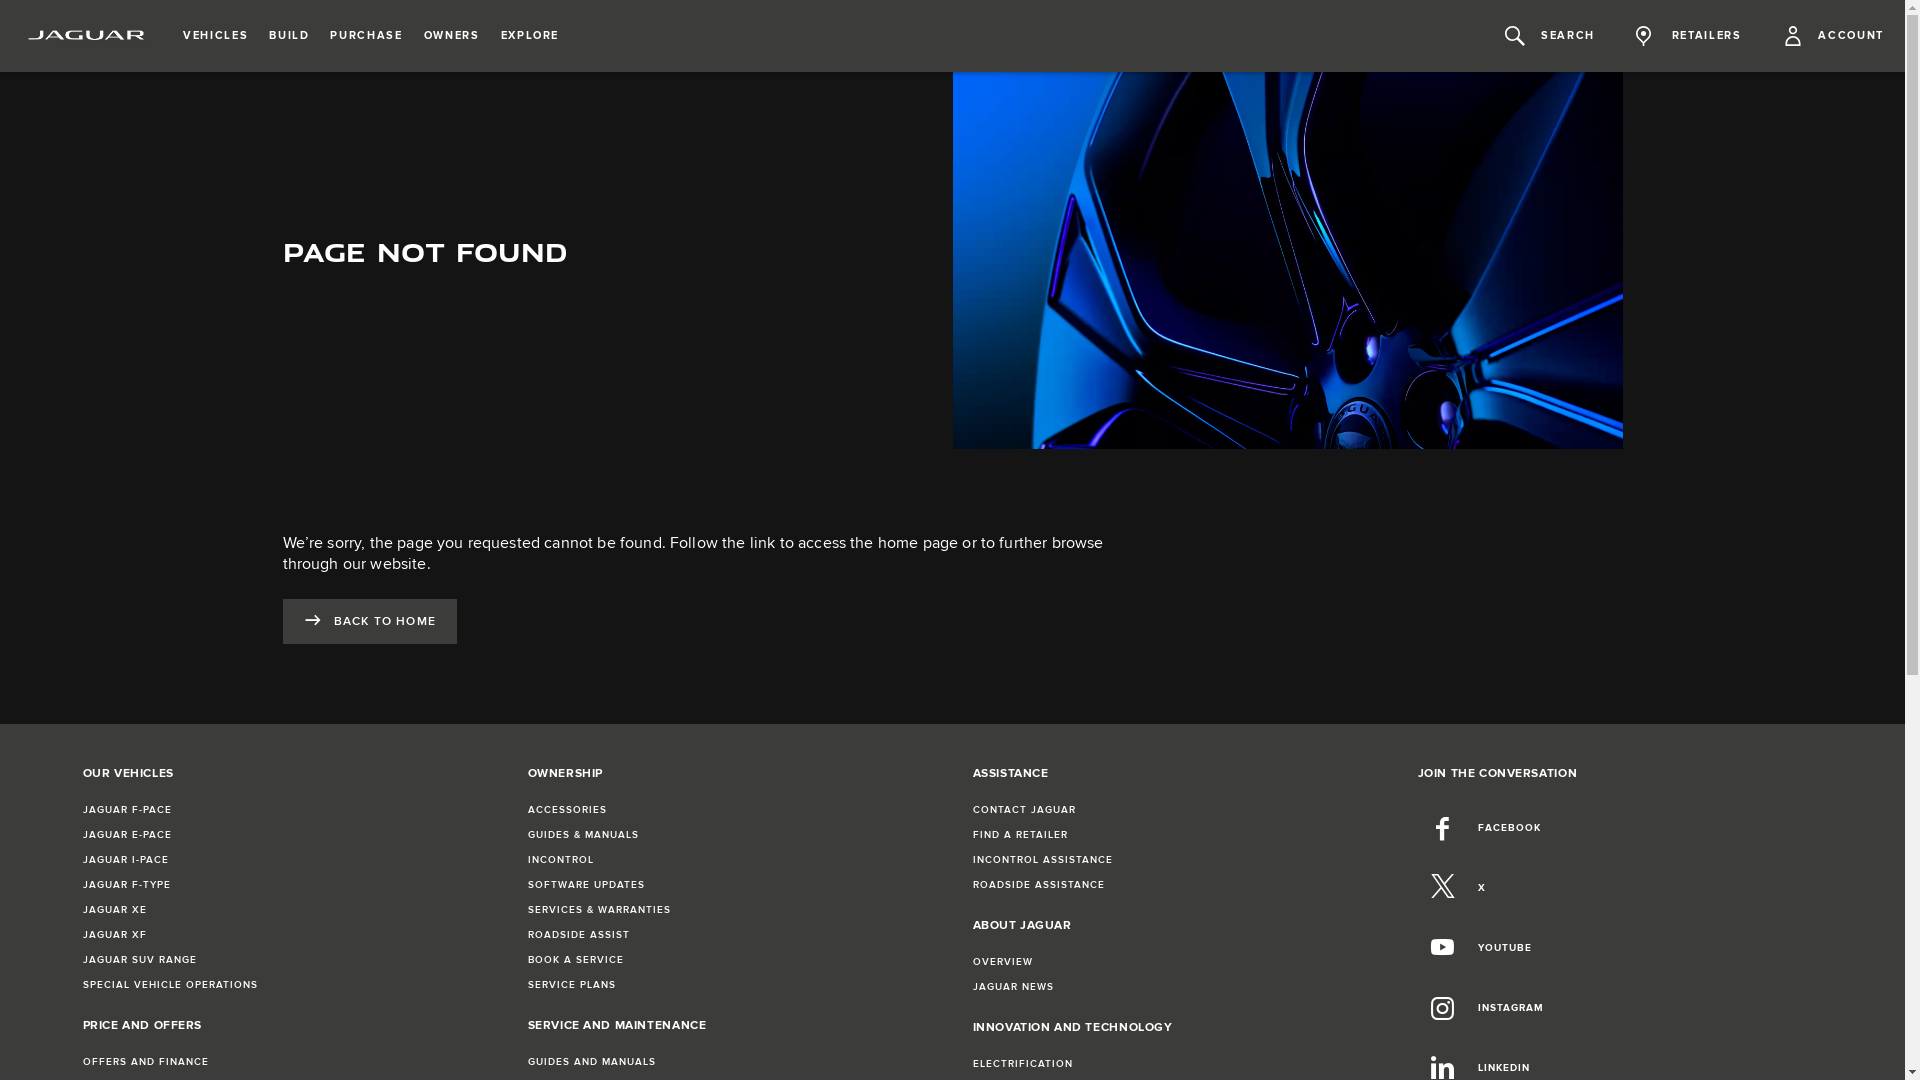  I want to click on 'VEHICLES', so click(215, 35).